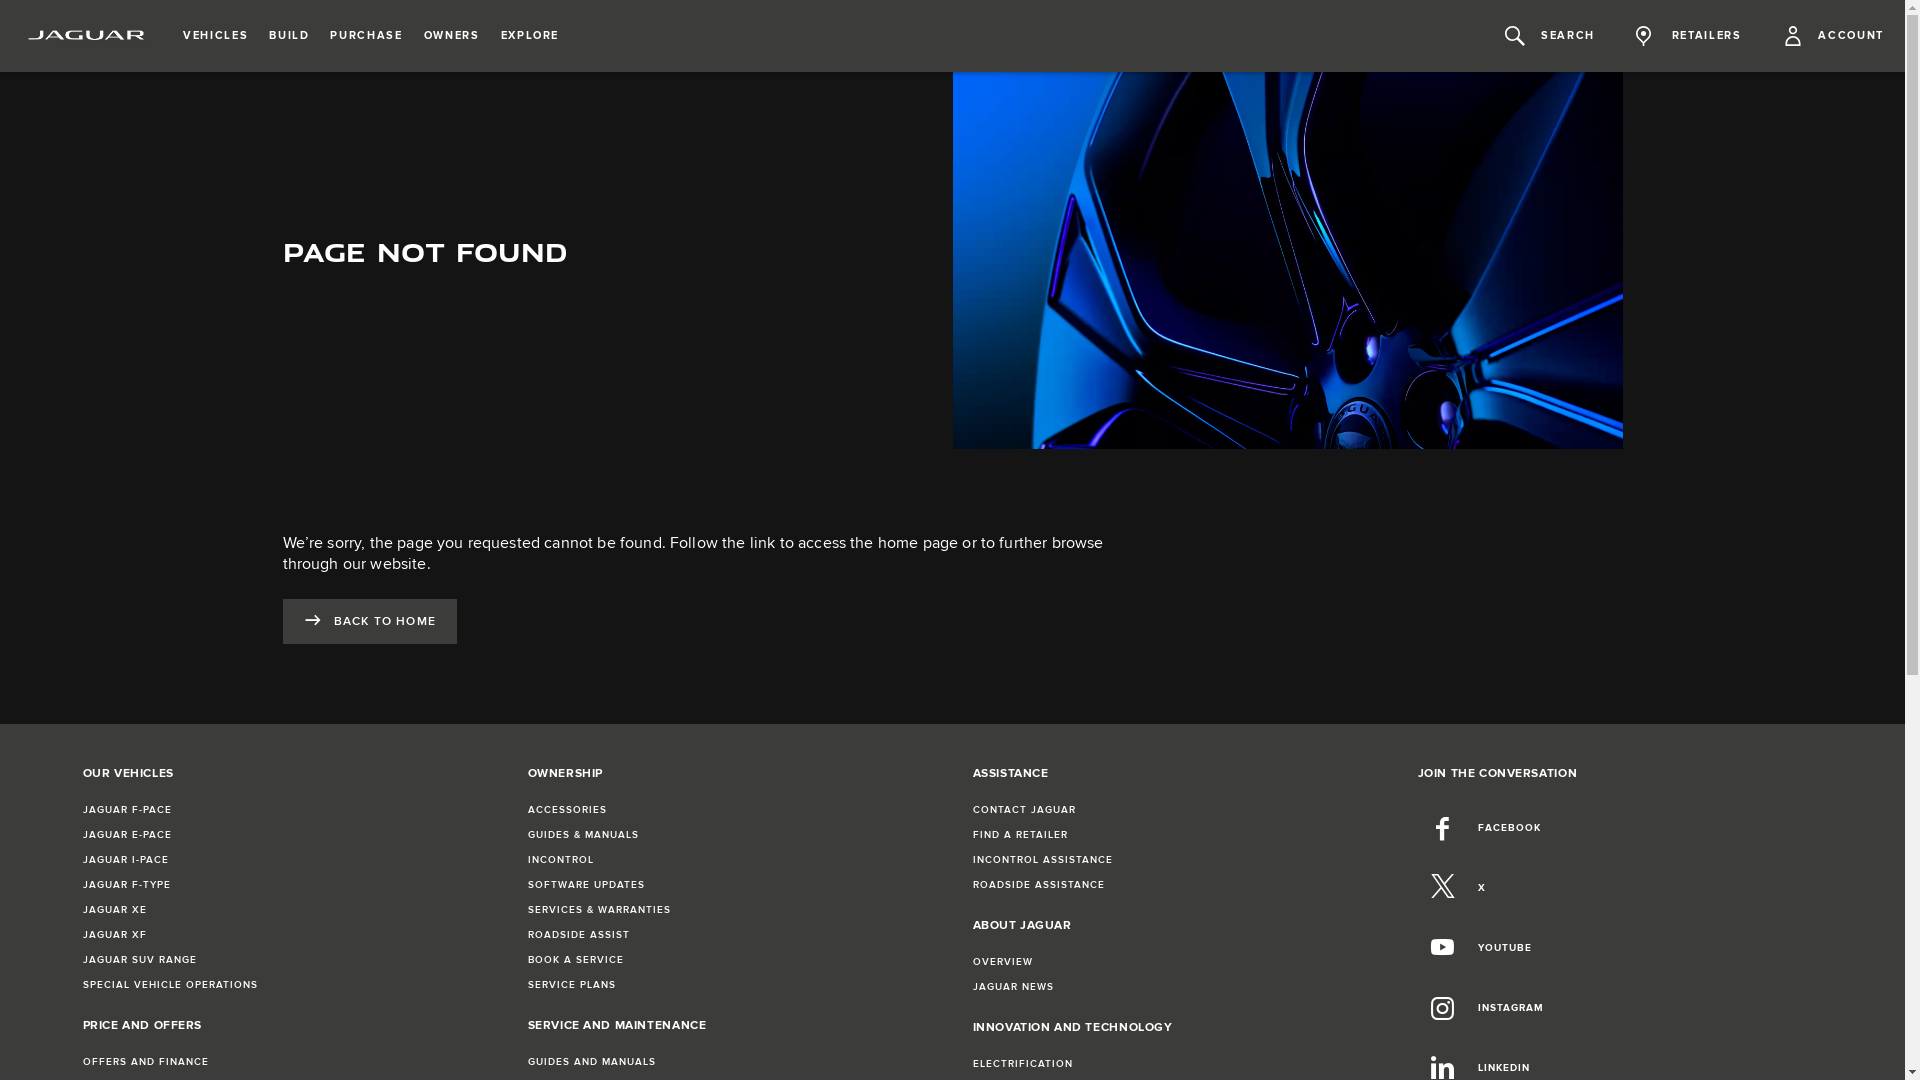  I want to click on 'VEHICLES', so click(215, 35).